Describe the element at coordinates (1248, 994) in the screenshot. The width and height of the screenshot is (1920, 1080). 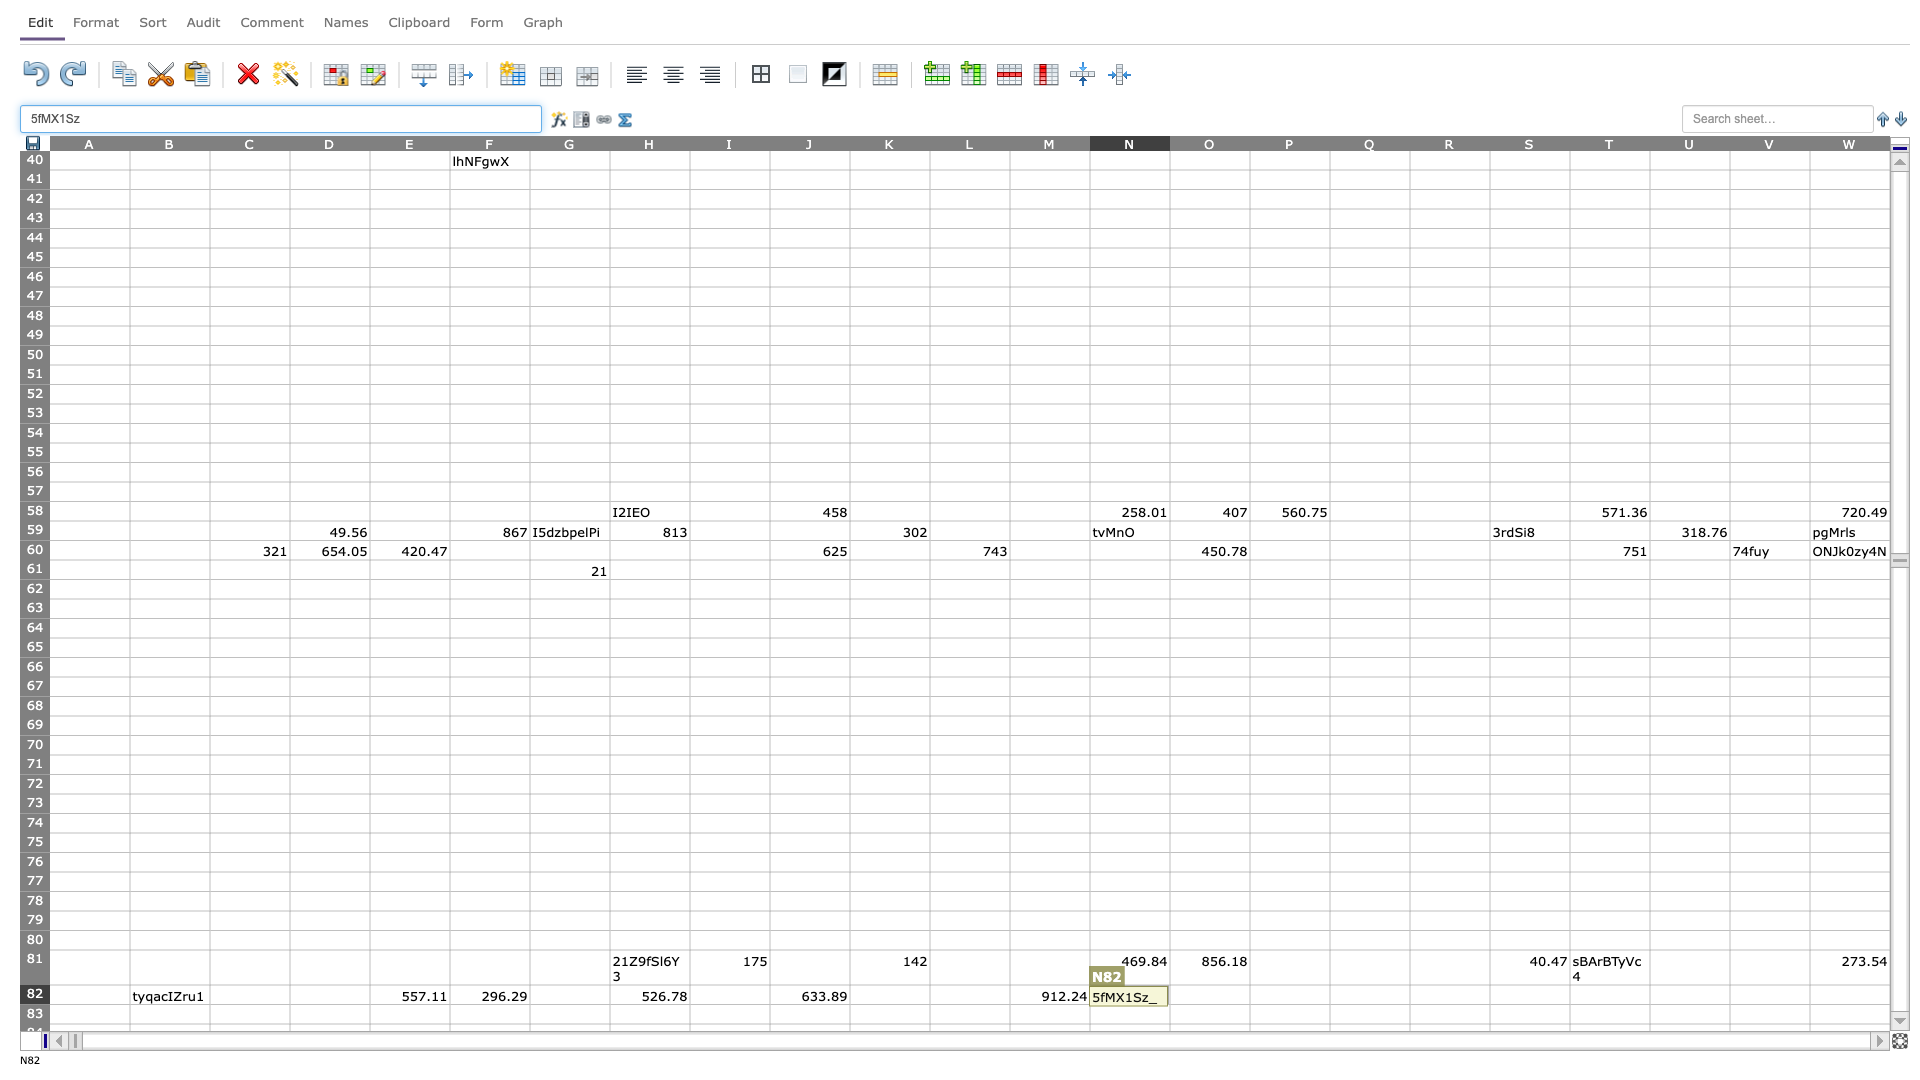
I see `Right side boundary of O82` at that location.